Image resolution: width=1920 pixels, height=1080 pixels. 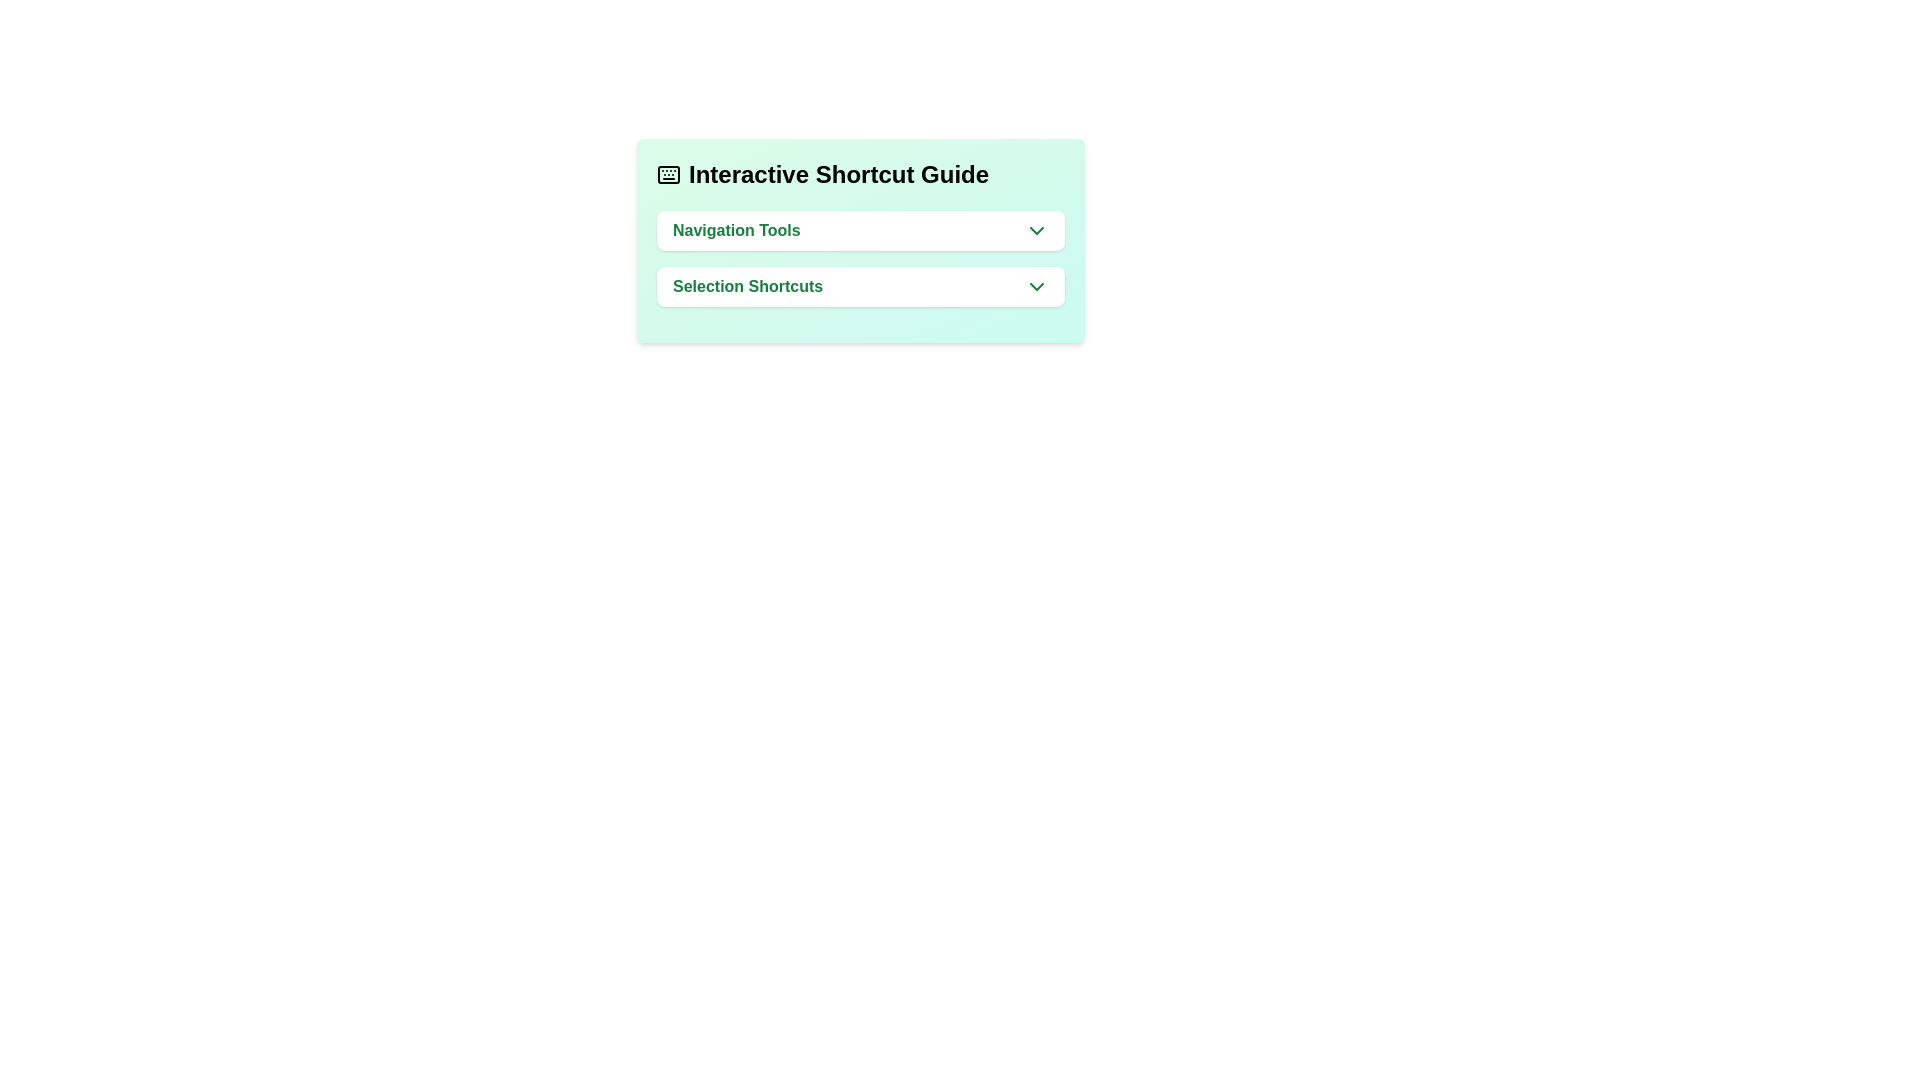 What do you see at coordinates (860, 286) in the screenshot?
I see `the Dropdown button for 'Selection Shortcuts', which is the second item in the 'Interactive Shortcut Guide' list` at bounding box center [860, 286].